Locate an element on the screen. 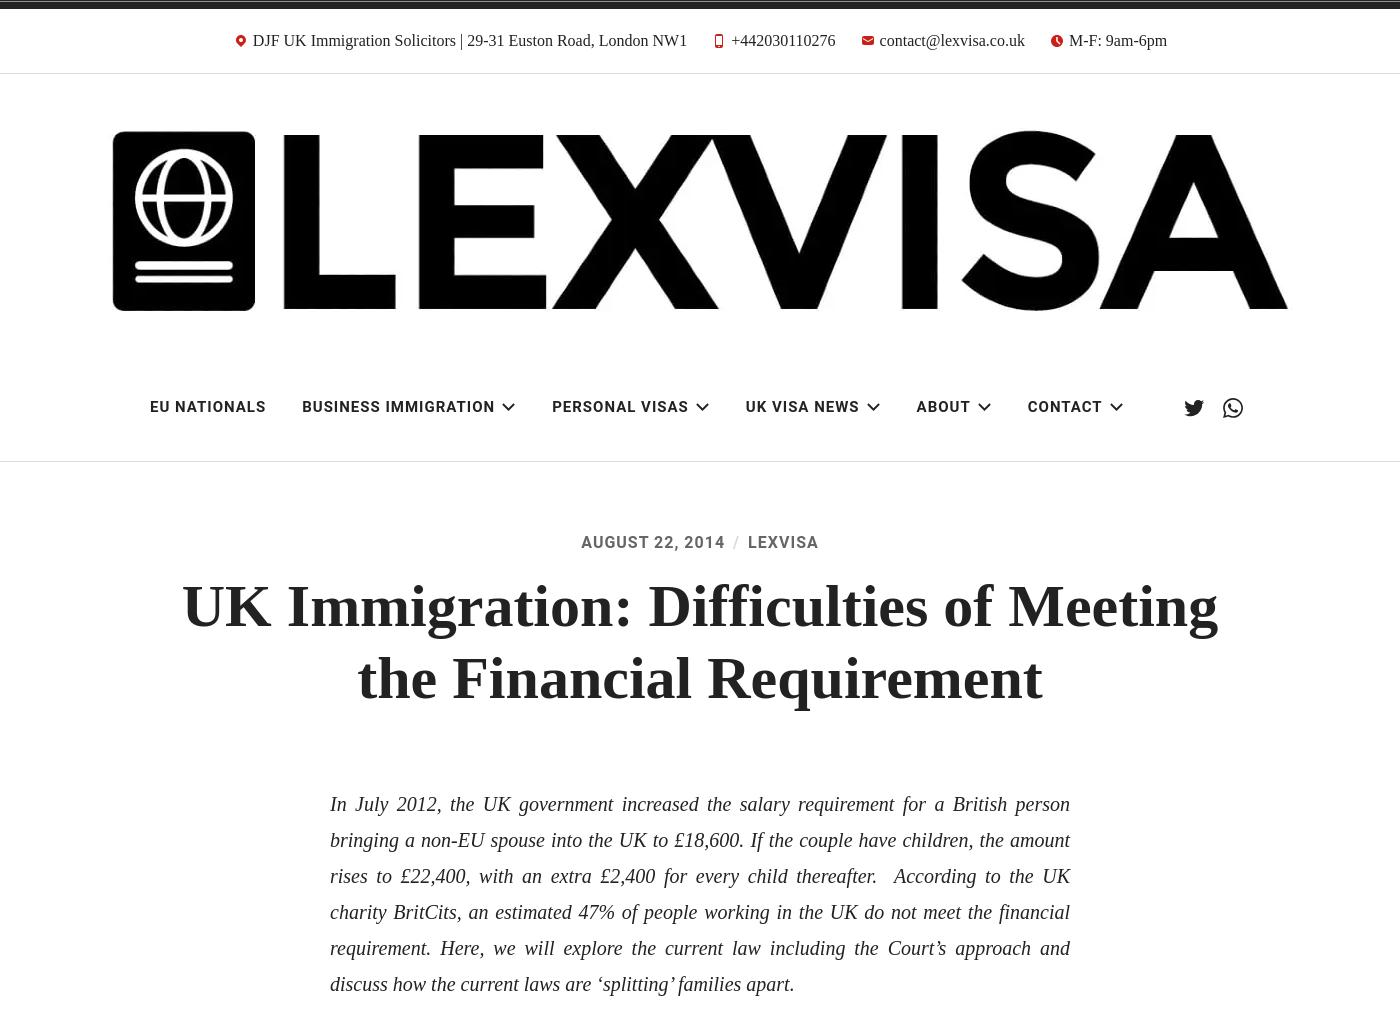 Image resolution: width=1400 pixels, height=1022 pixels. 'UK Visa News' is located at coordinates (802, 406).